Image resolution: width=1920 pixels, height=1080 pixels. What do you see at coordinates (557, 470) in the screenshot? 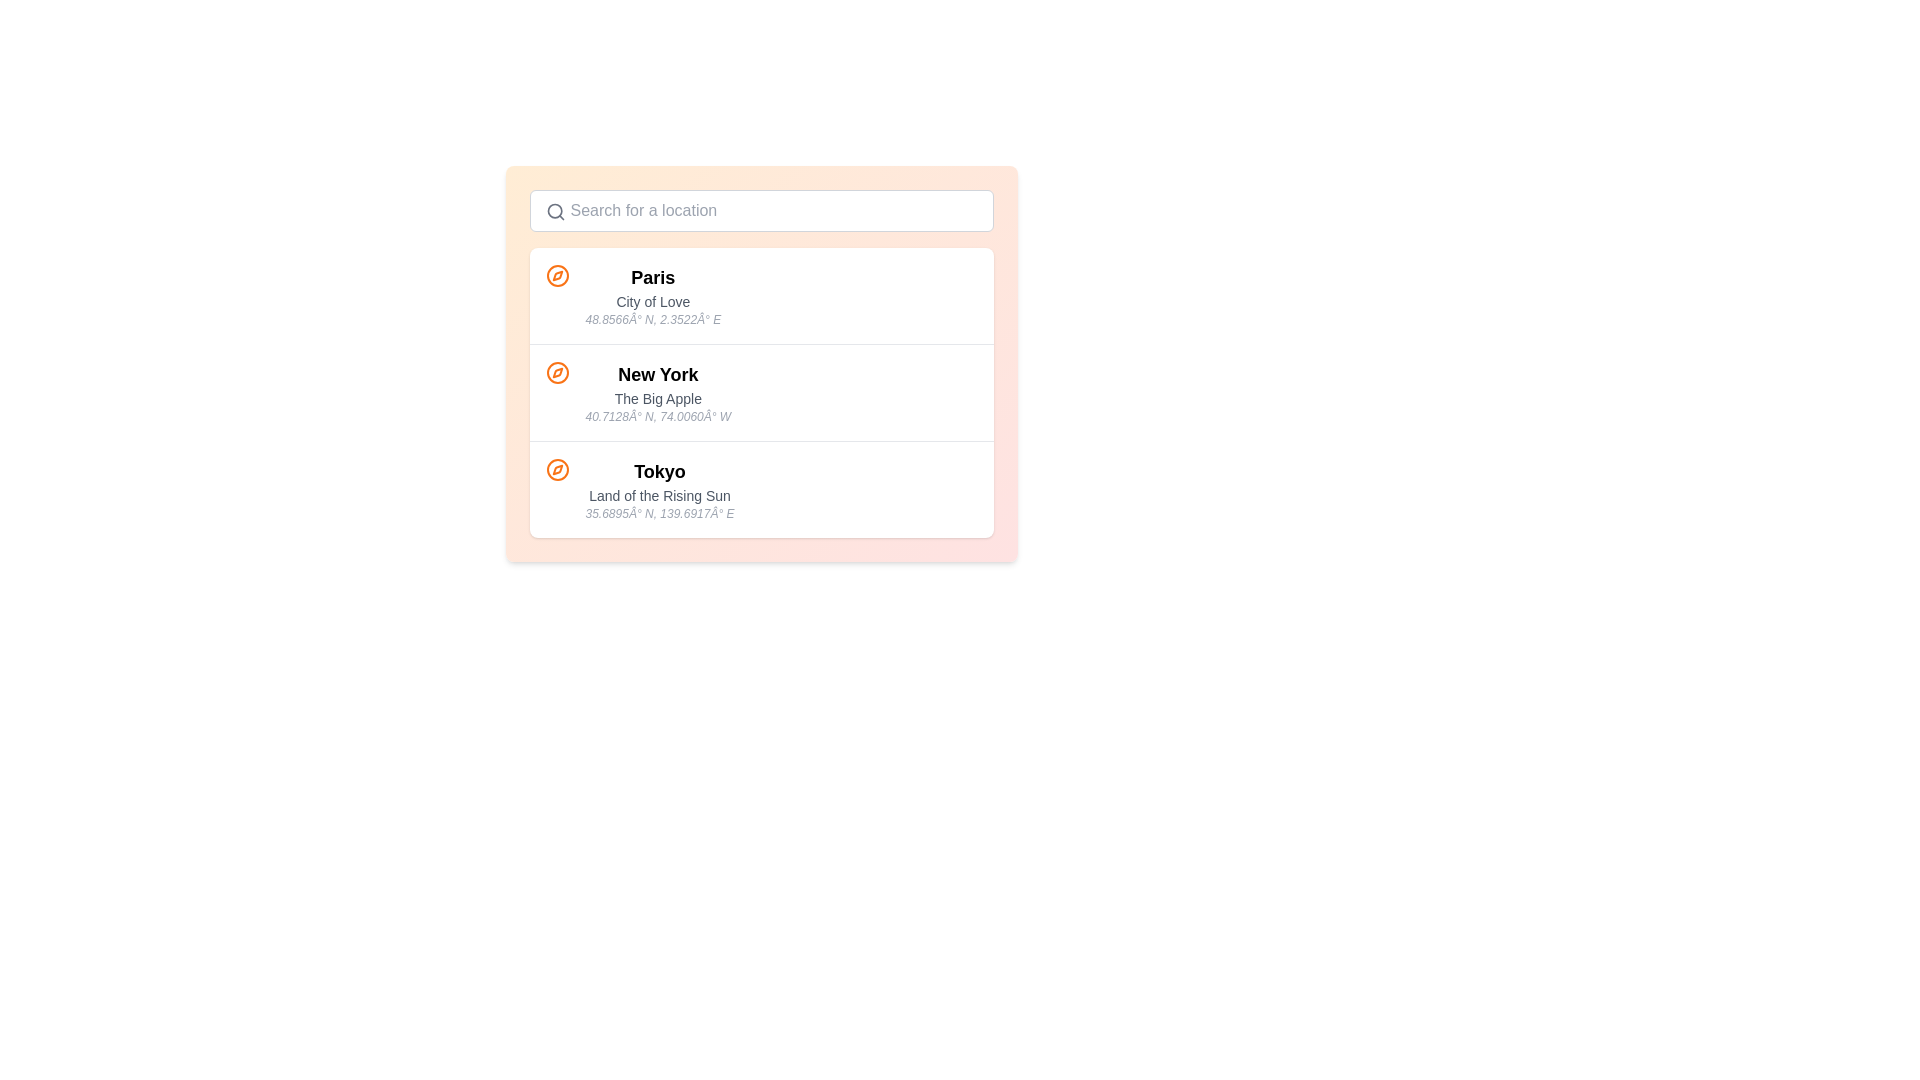
I see `the icon representing the 'Tokyo' location item, which is located to the left of the text 'Tokyo' in the third position of the scrolling view` at bounding box center [557, 470].